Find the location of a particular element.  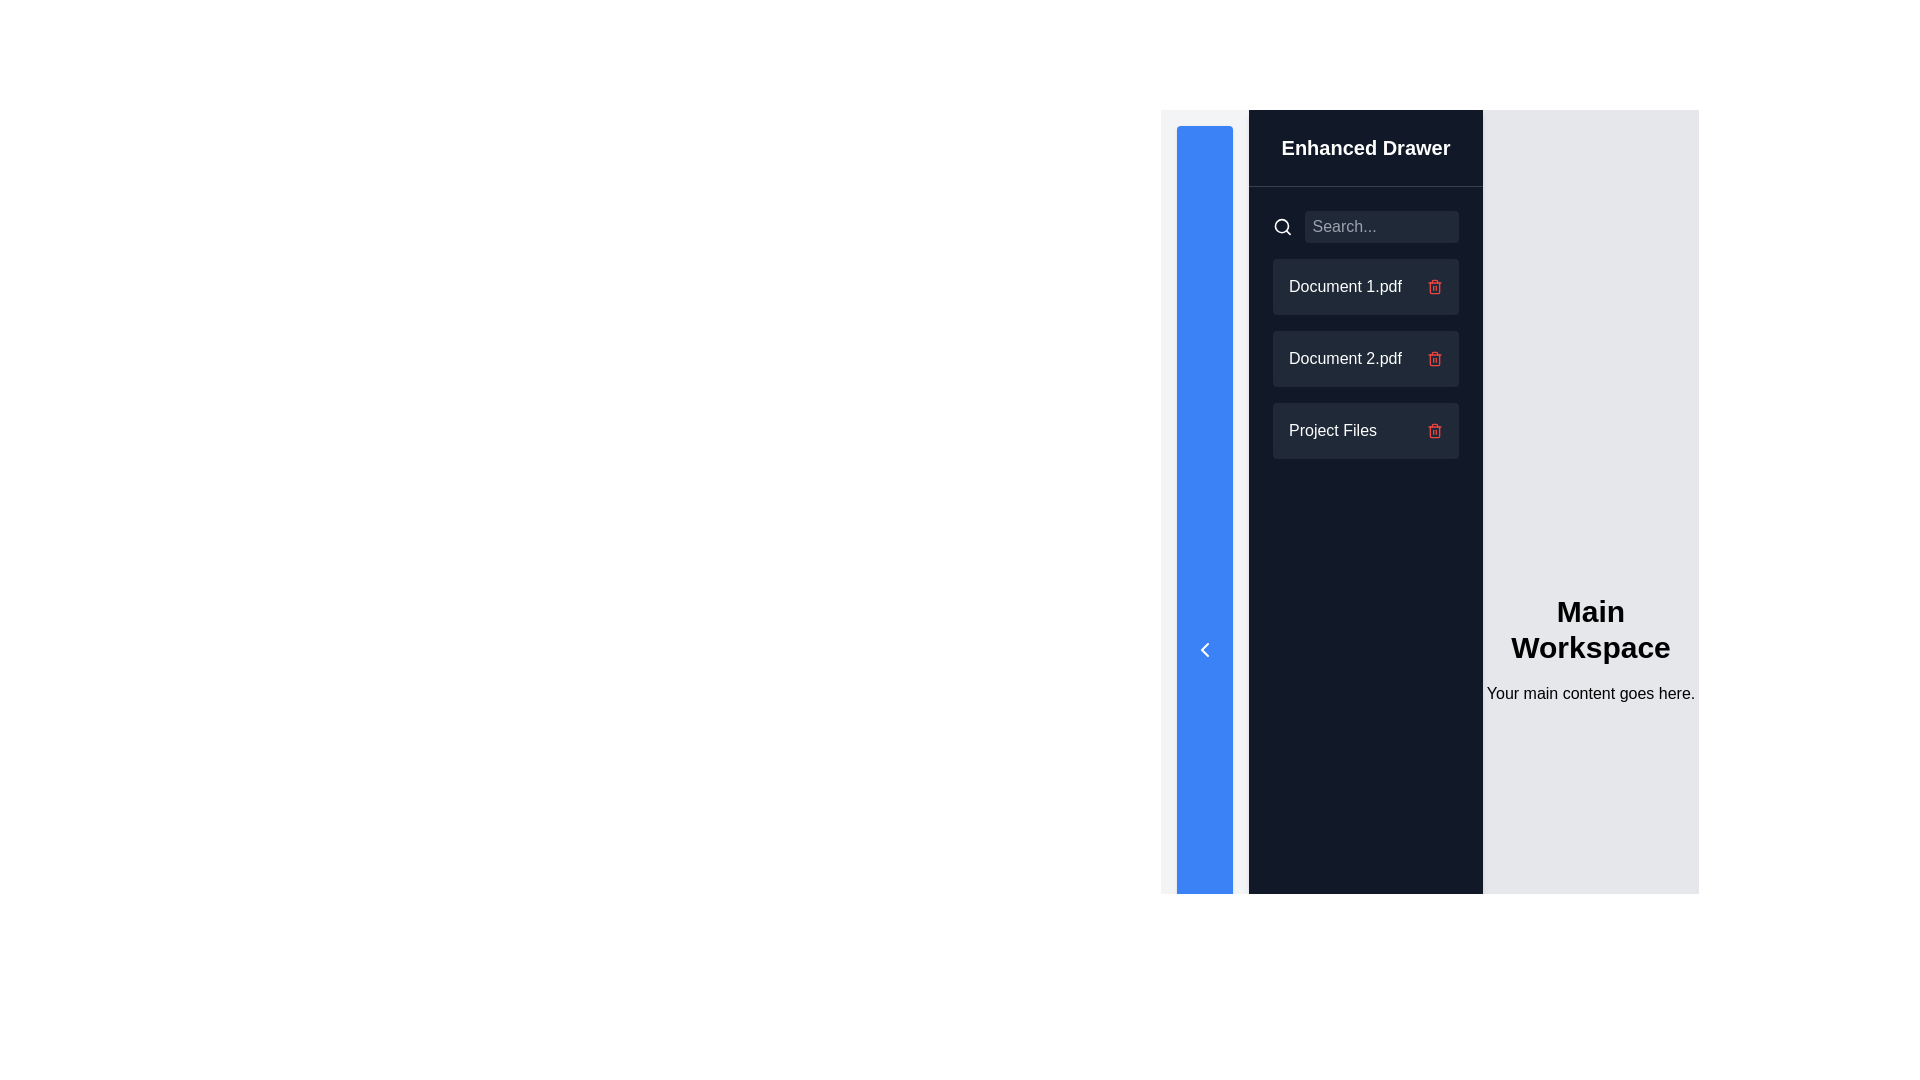

the text label displaying 'Document 1.pdf' in white font is located at coordinates (1345, 286).